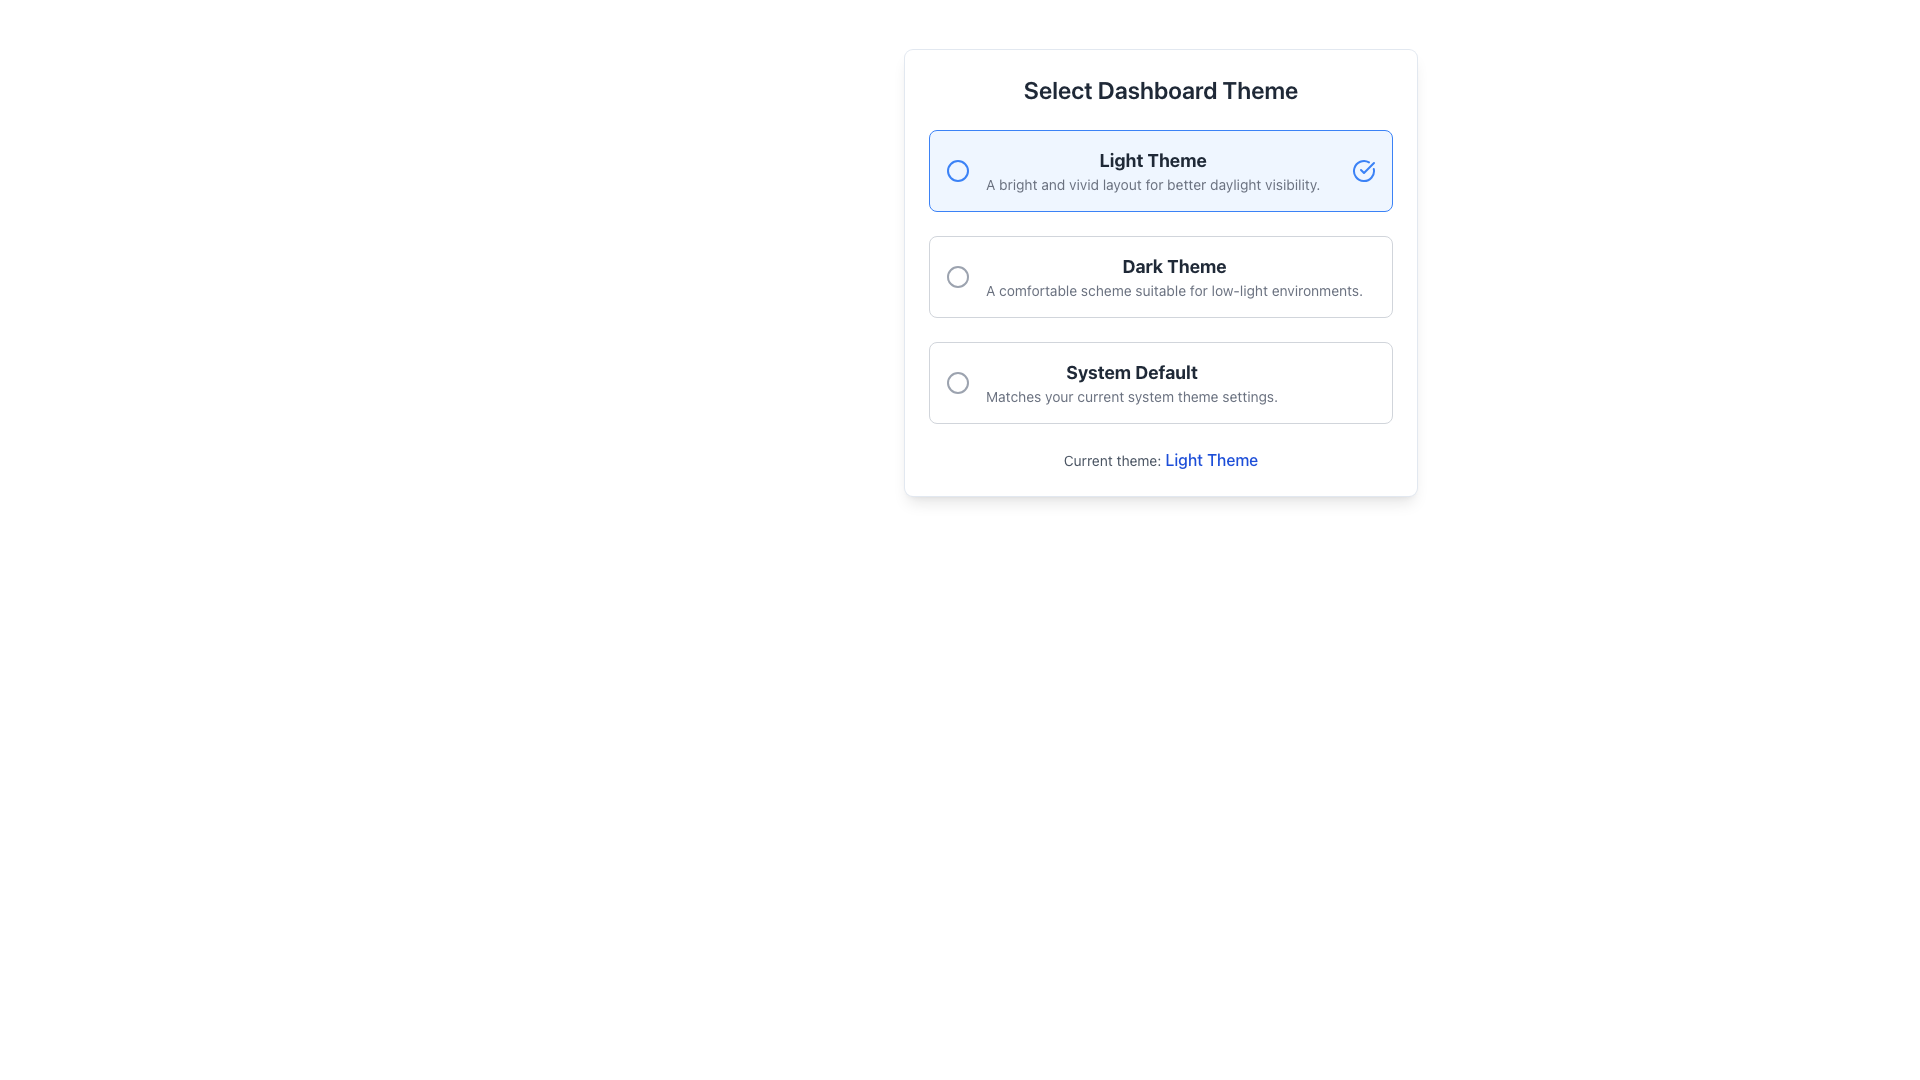  I want to click on the explanatory text located below the 'Dark Theme' label in the 'Select Dashboard Theme' interface, so click(1174, 290).